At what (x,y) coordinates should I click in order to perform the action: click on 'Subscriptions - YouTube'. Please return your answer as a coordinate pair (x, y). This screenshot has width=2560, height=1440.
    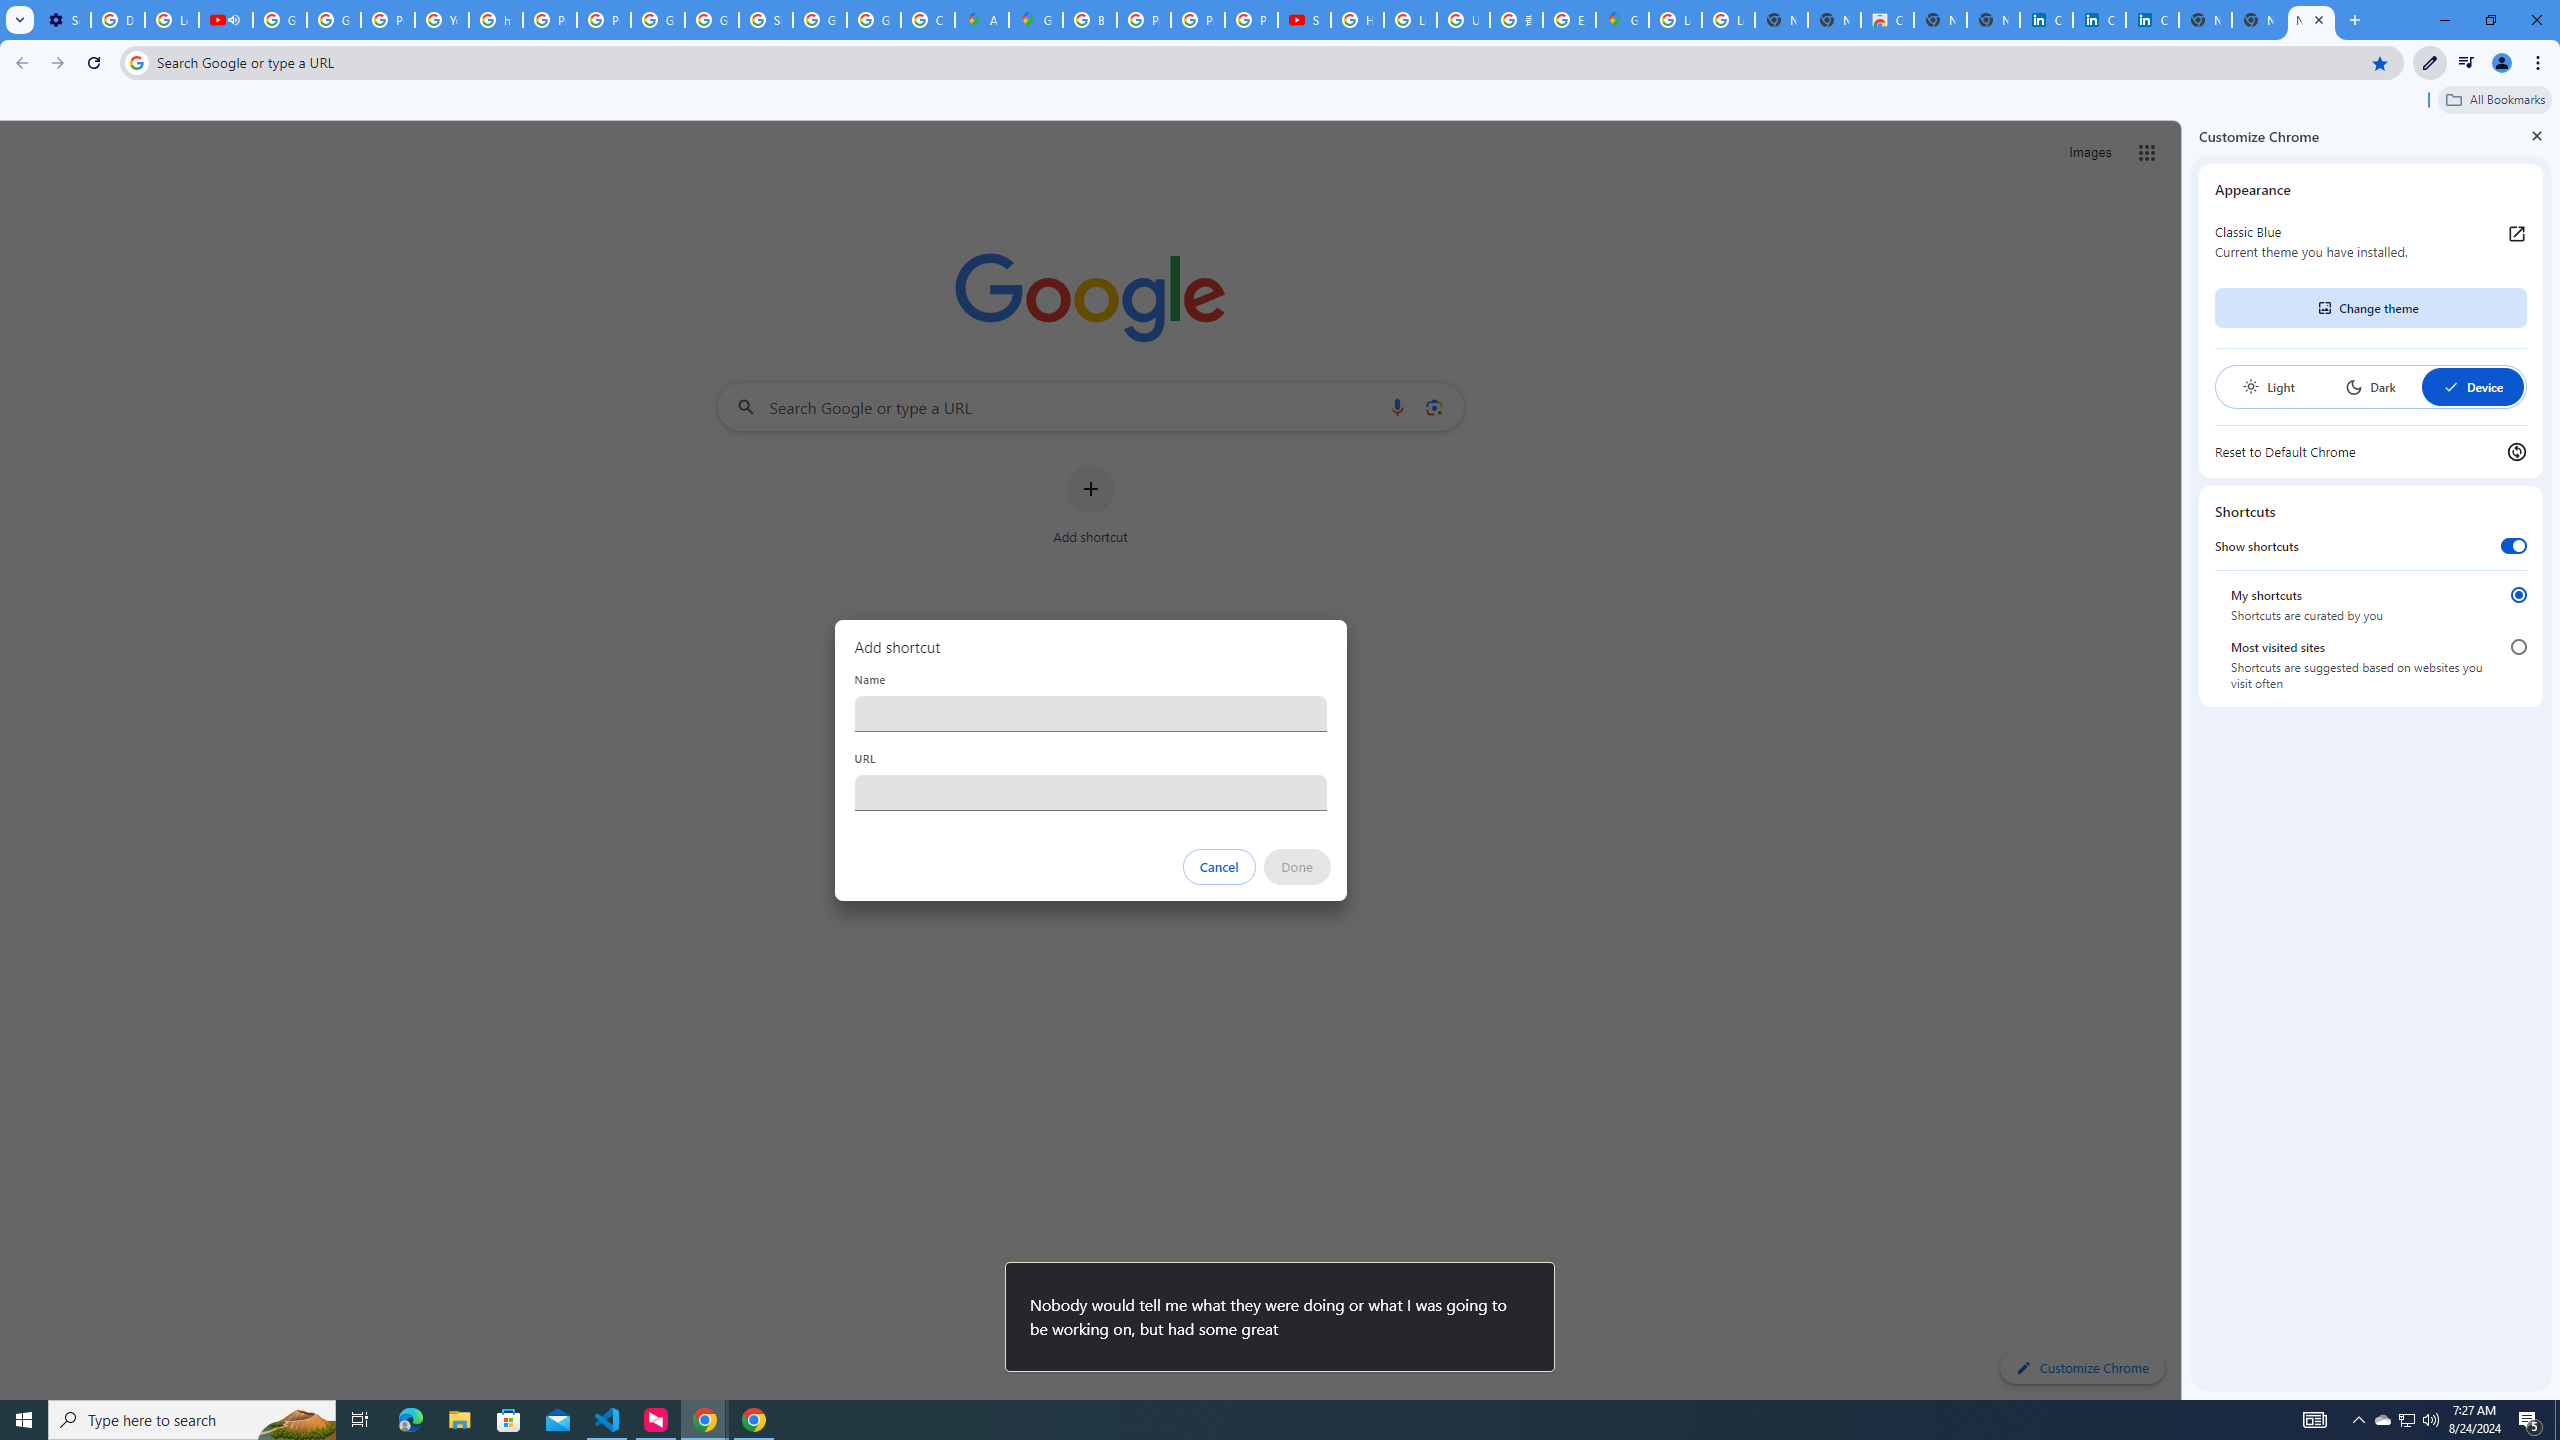
    Looking at the image, I should click on (1304, 19).